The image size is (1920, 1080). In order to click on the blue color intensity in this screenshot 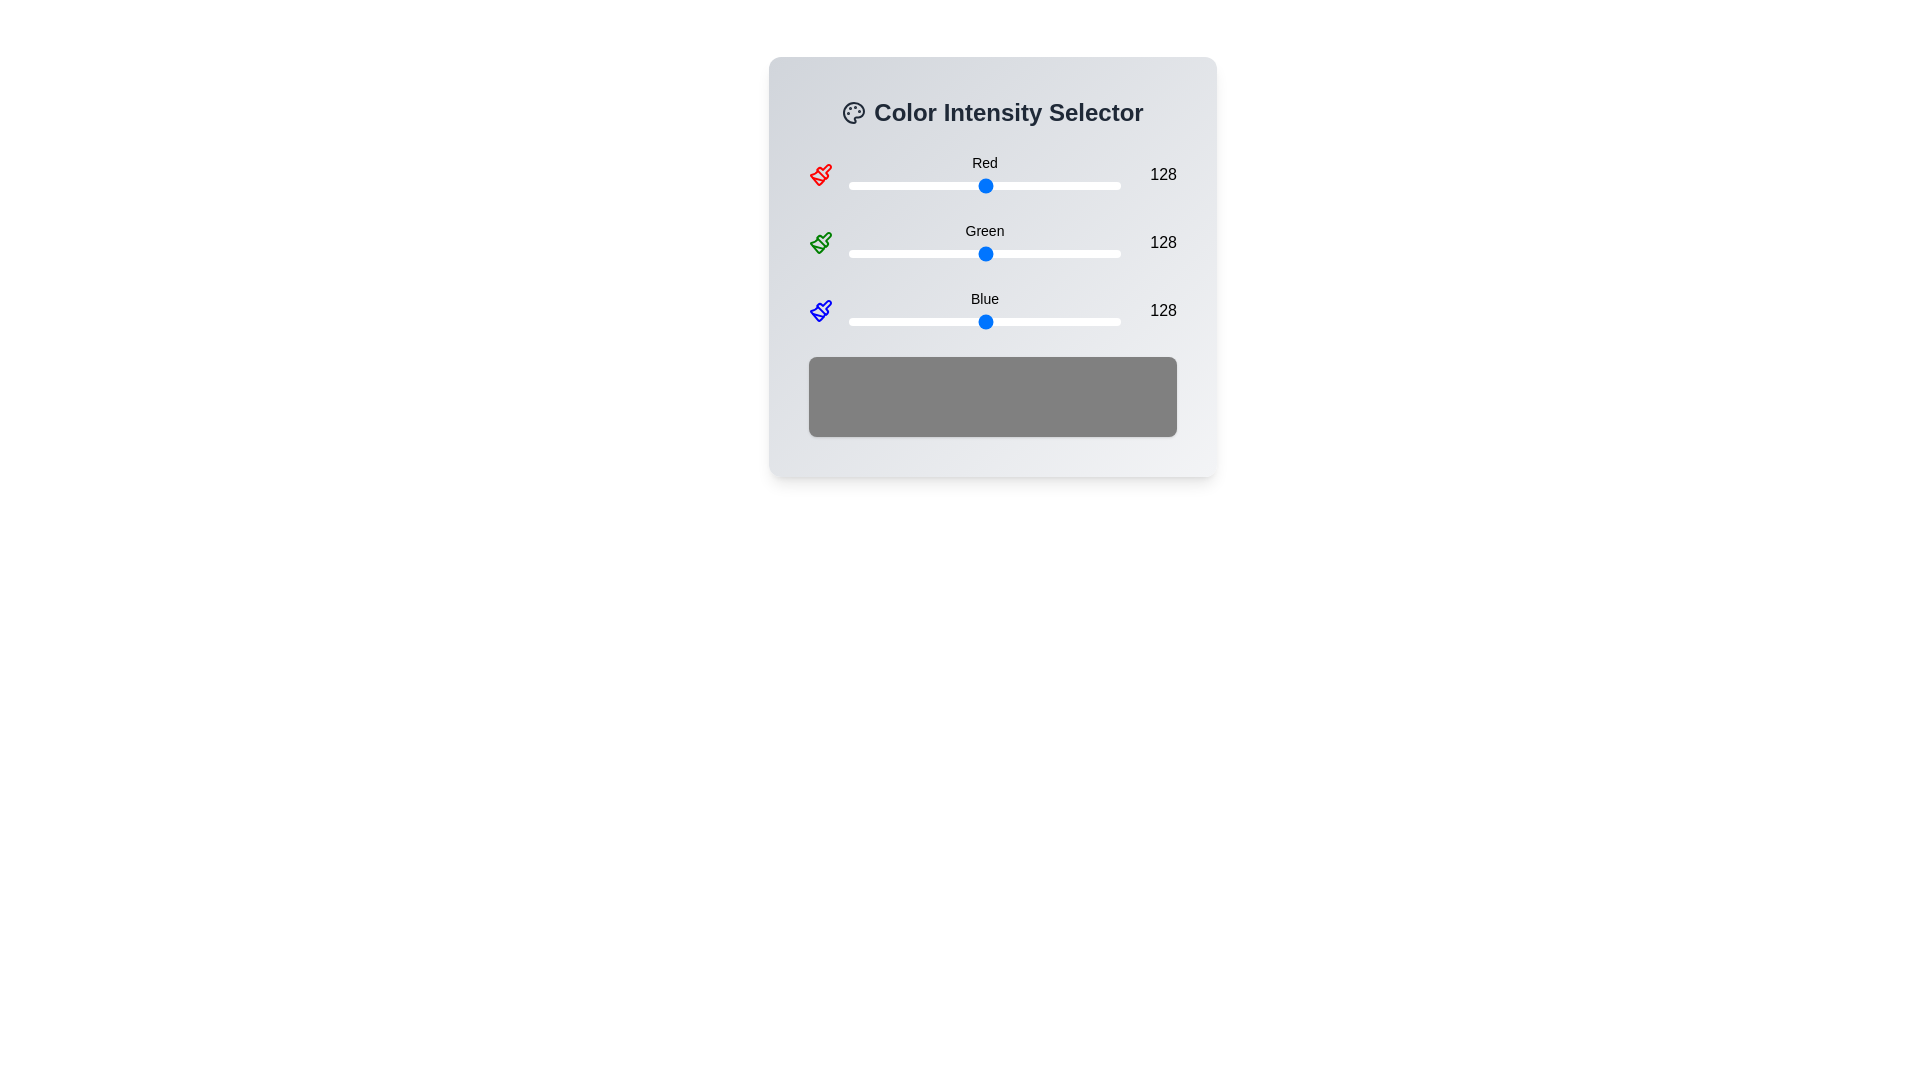, I will do `click(881, 320)`.